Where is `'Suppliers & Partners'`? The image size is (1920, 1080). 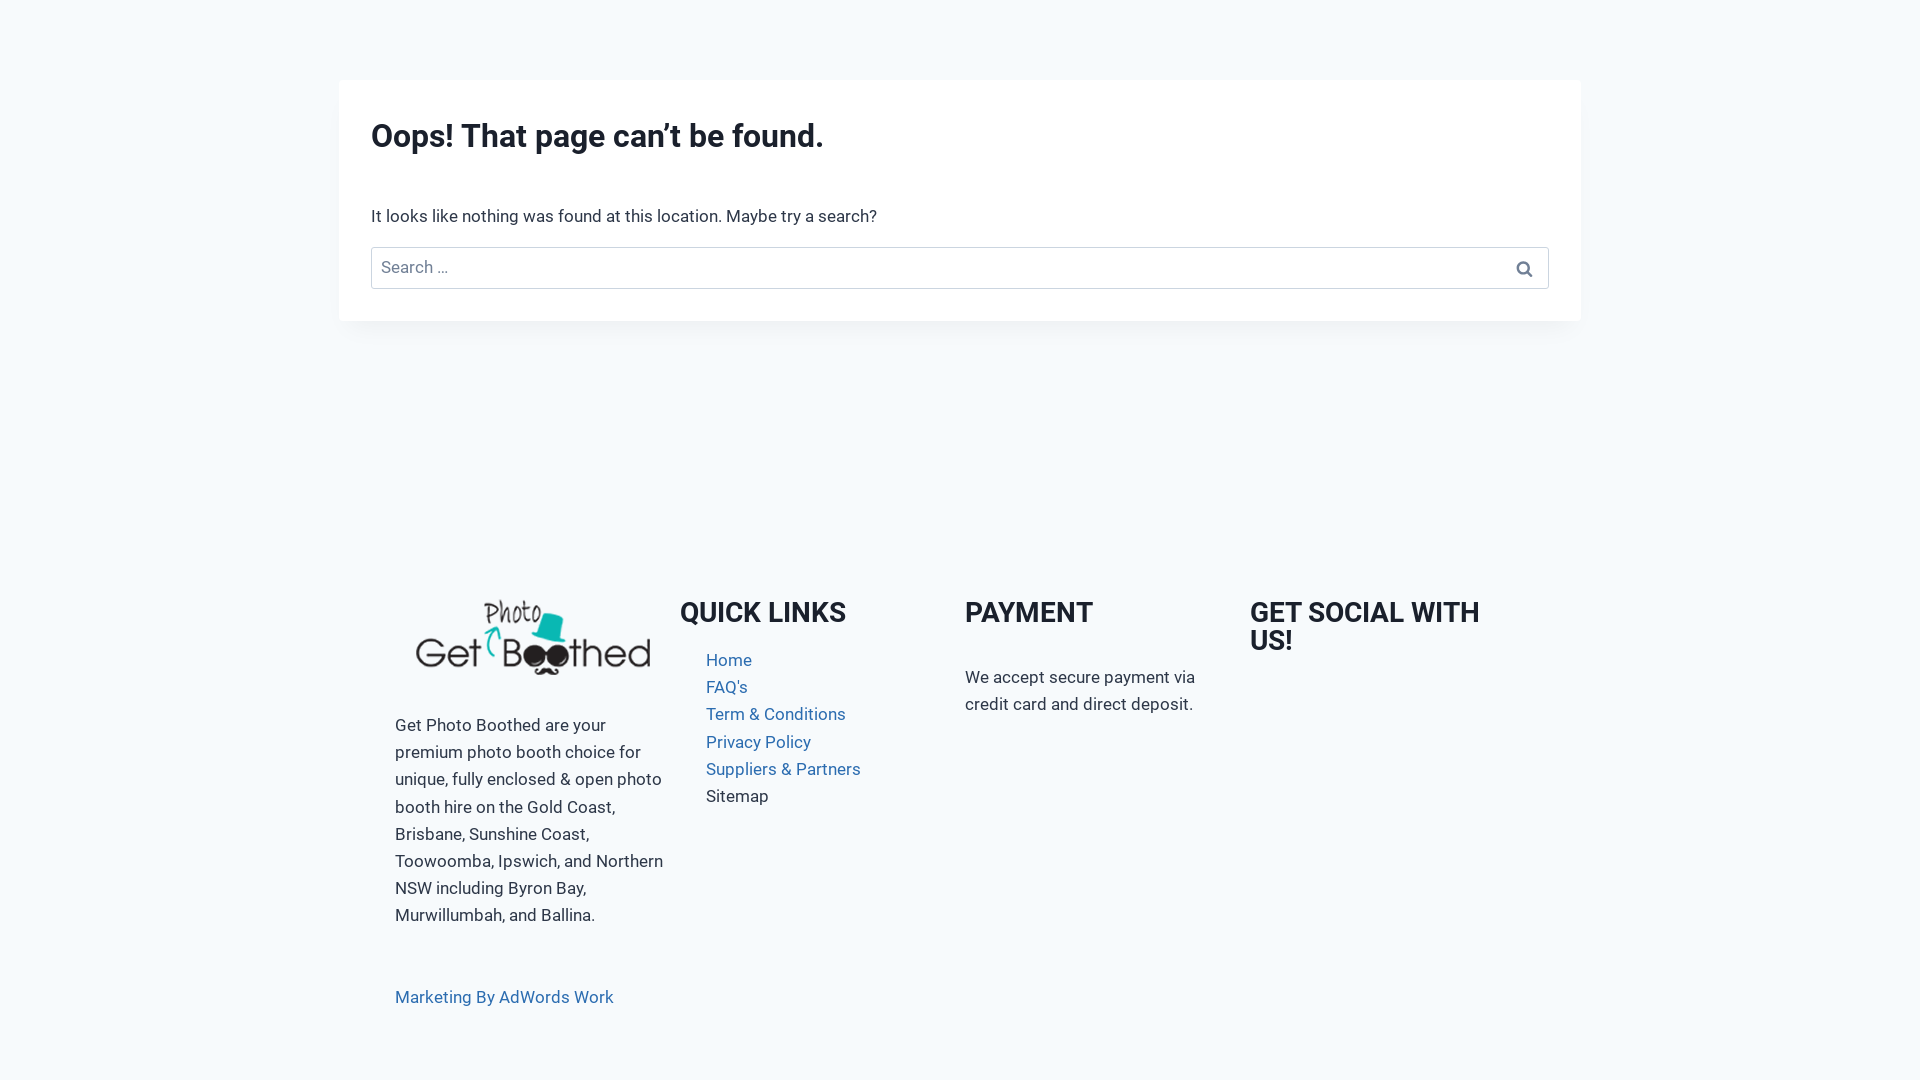
'Suppliers & Partners' is located at coordinates (817, 768).